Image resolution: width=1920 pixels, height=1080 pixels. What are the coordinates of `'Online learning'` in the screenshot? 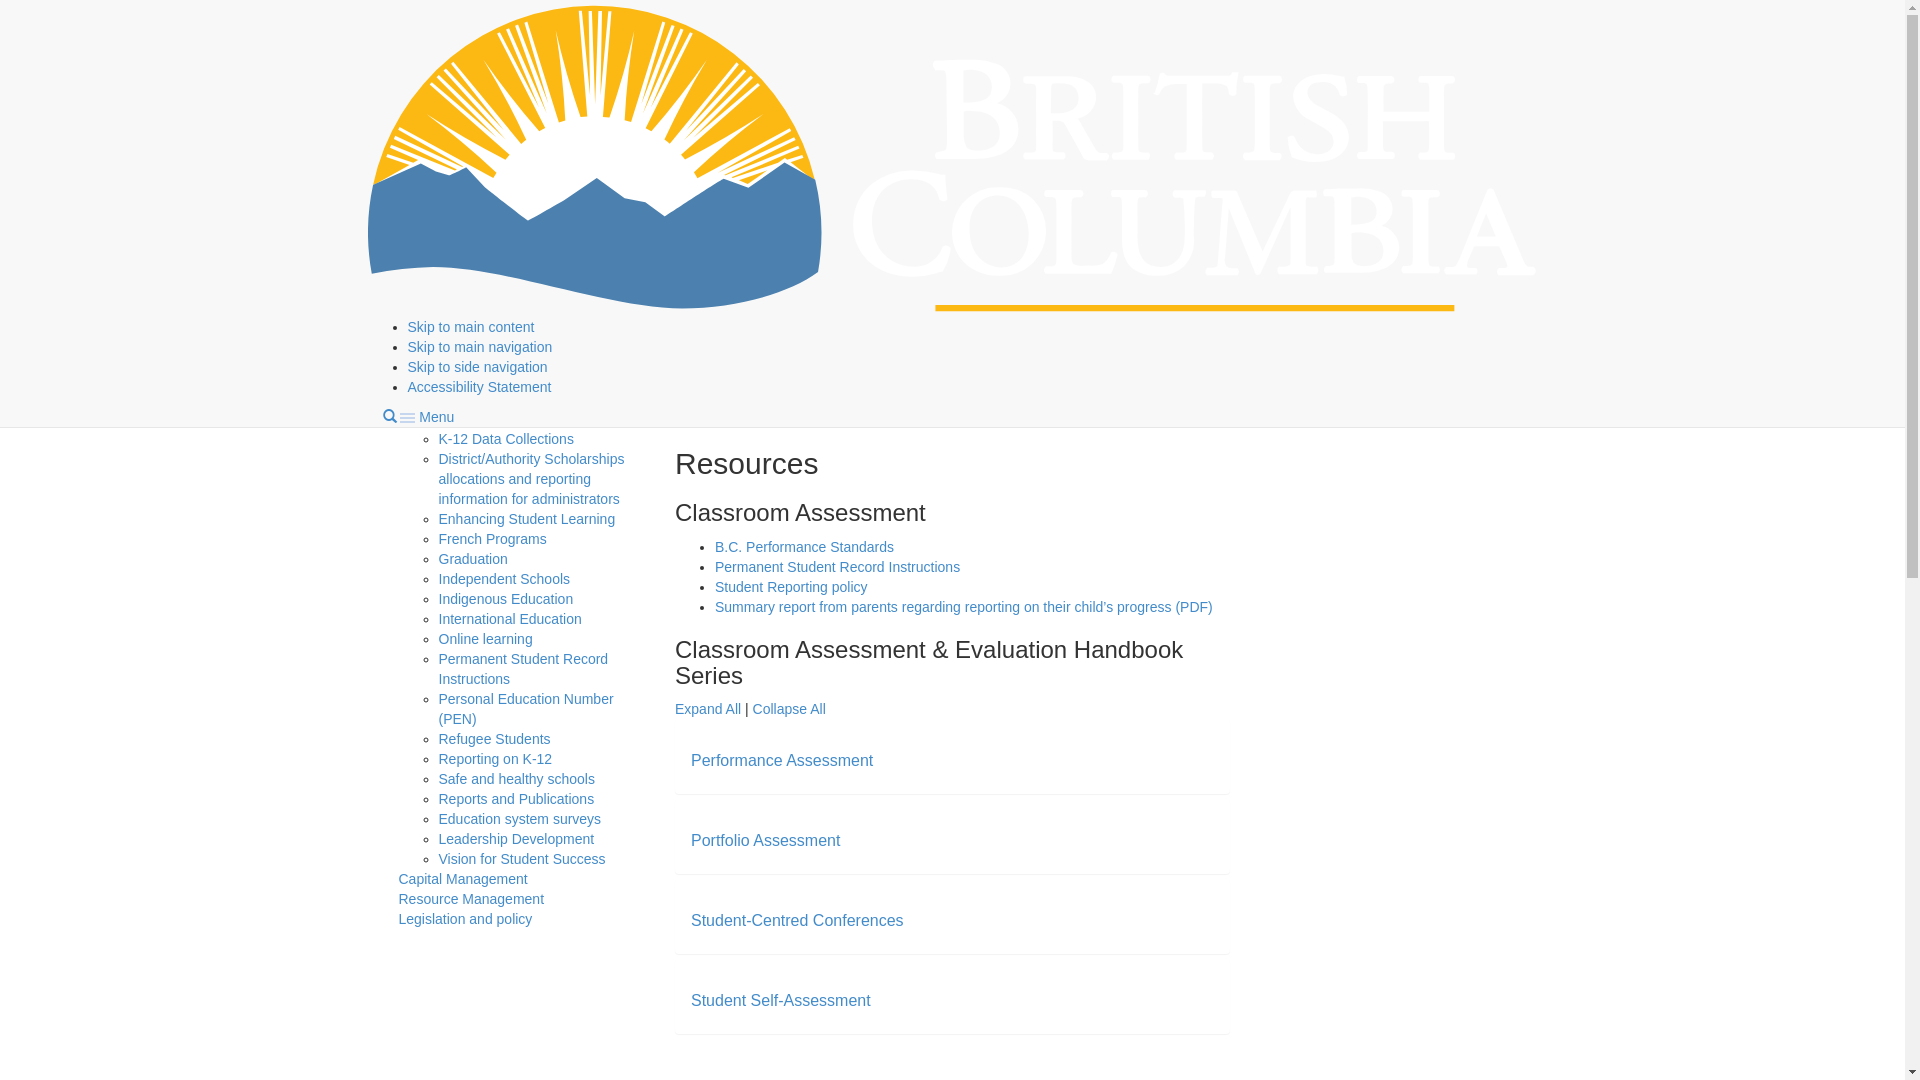 It's located at (436, 639).